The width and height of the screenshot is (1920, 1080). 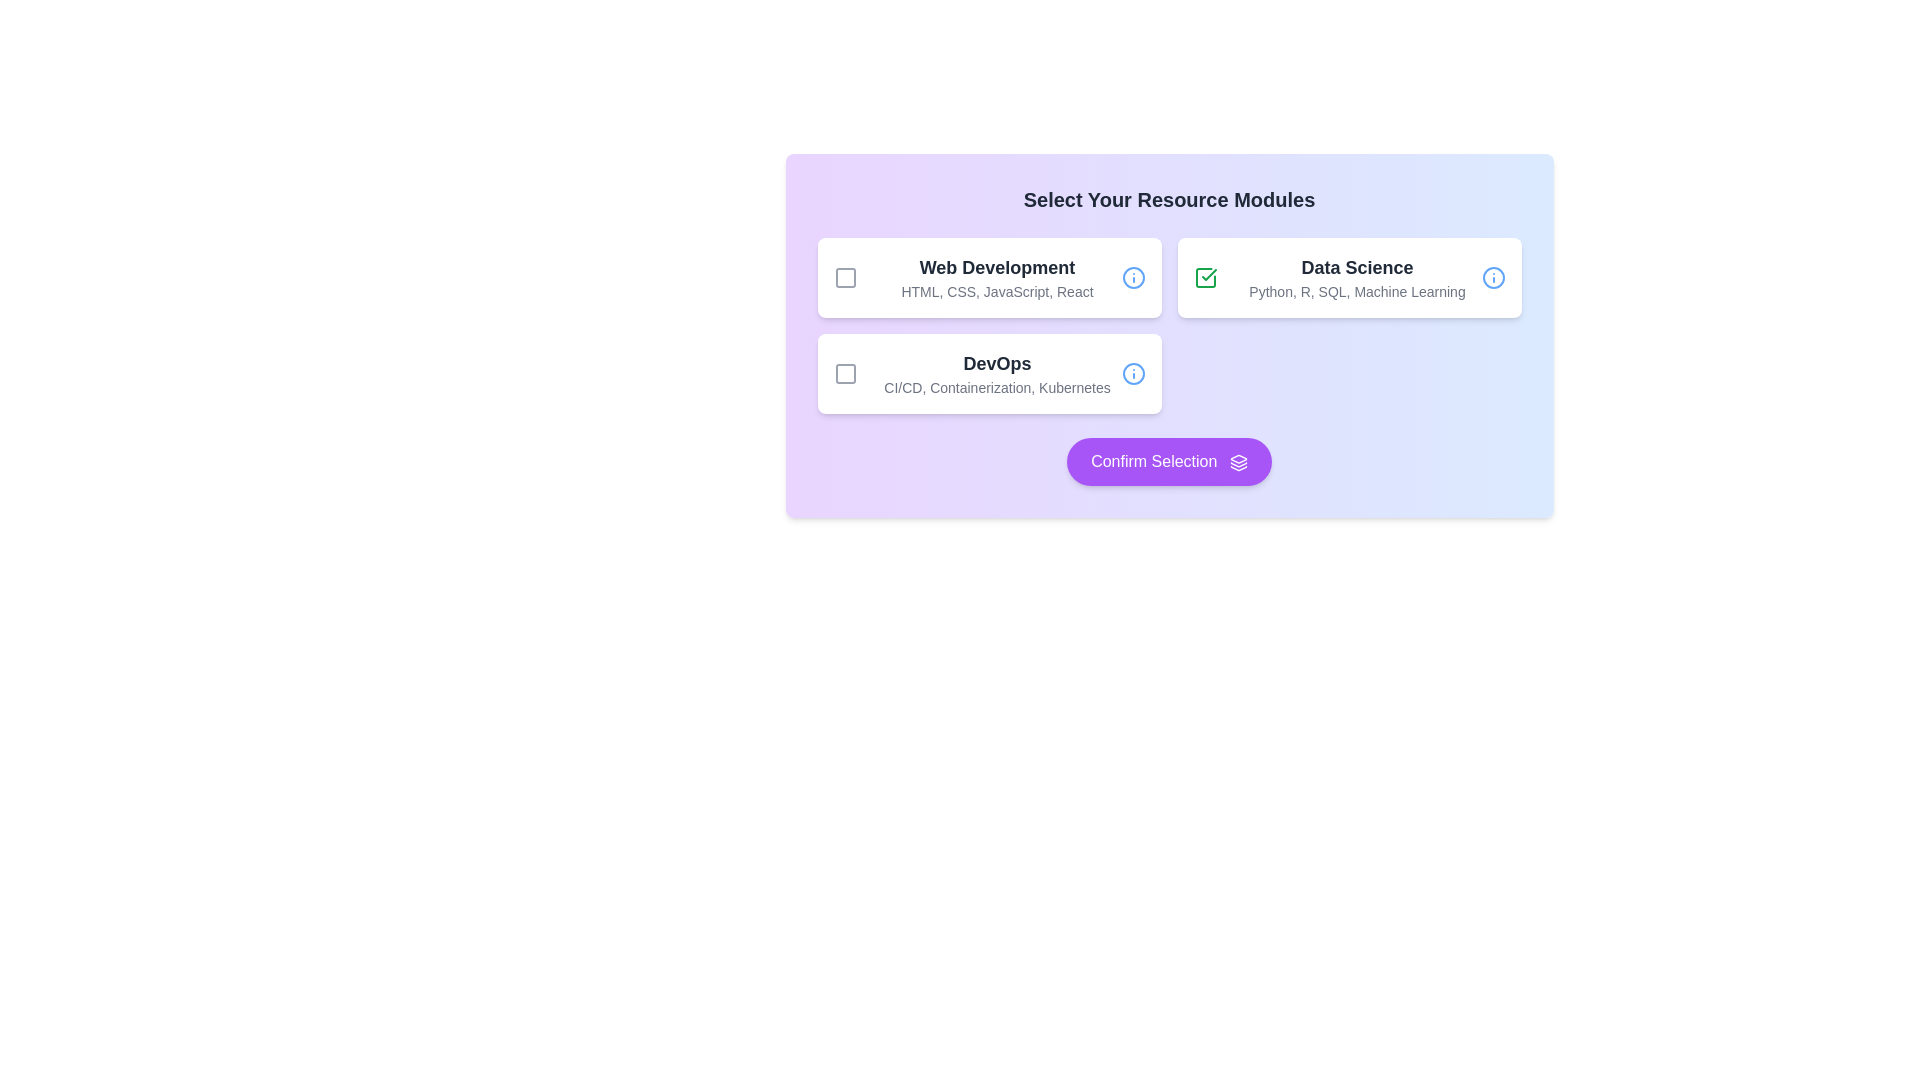 What do you see at coordinates (1237, 459) in the screenshot?
I see `the topmost layered icon, which is part of a group of three similar icons, located near the right edge of the 'Confirm Selection' button` at bounding box center [1237, 459].